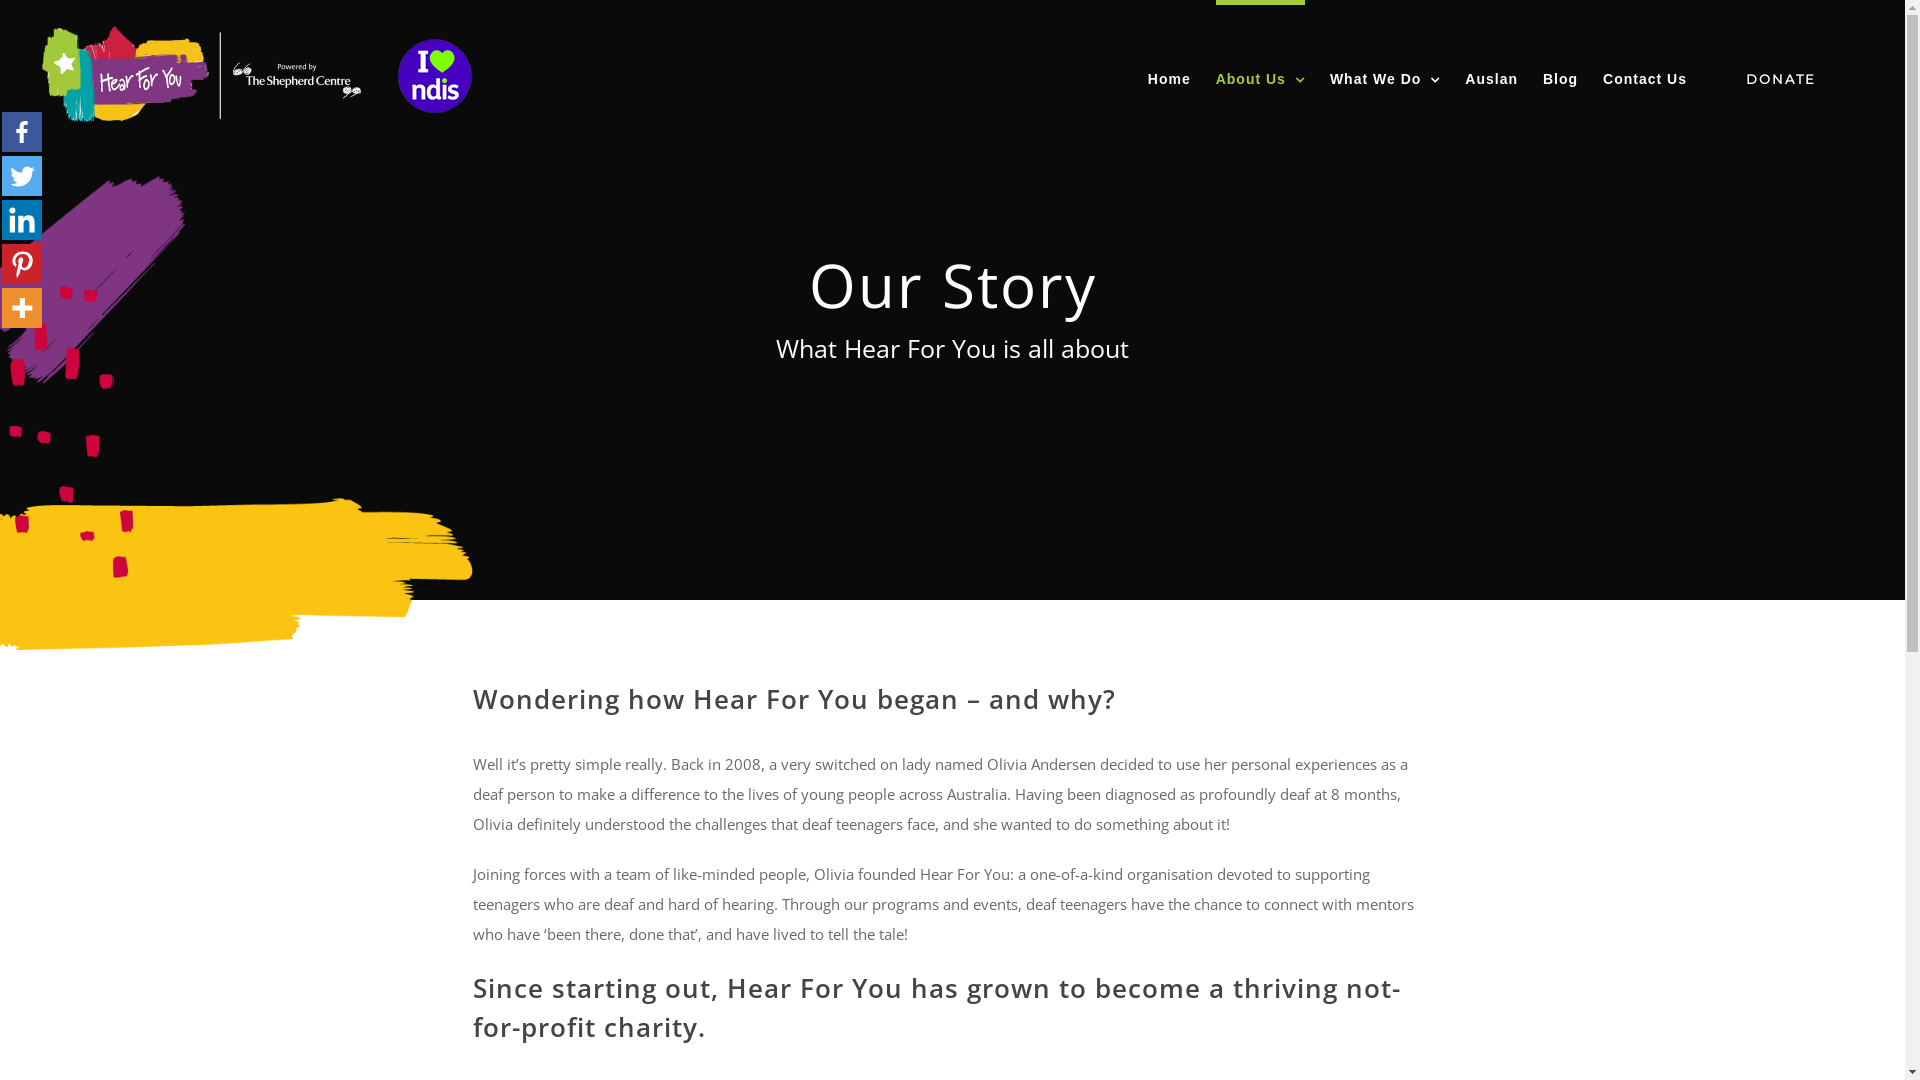 The height and width of the screenshot is (1080, 1920). I want to click on 'Facebook', so click(22, 131).